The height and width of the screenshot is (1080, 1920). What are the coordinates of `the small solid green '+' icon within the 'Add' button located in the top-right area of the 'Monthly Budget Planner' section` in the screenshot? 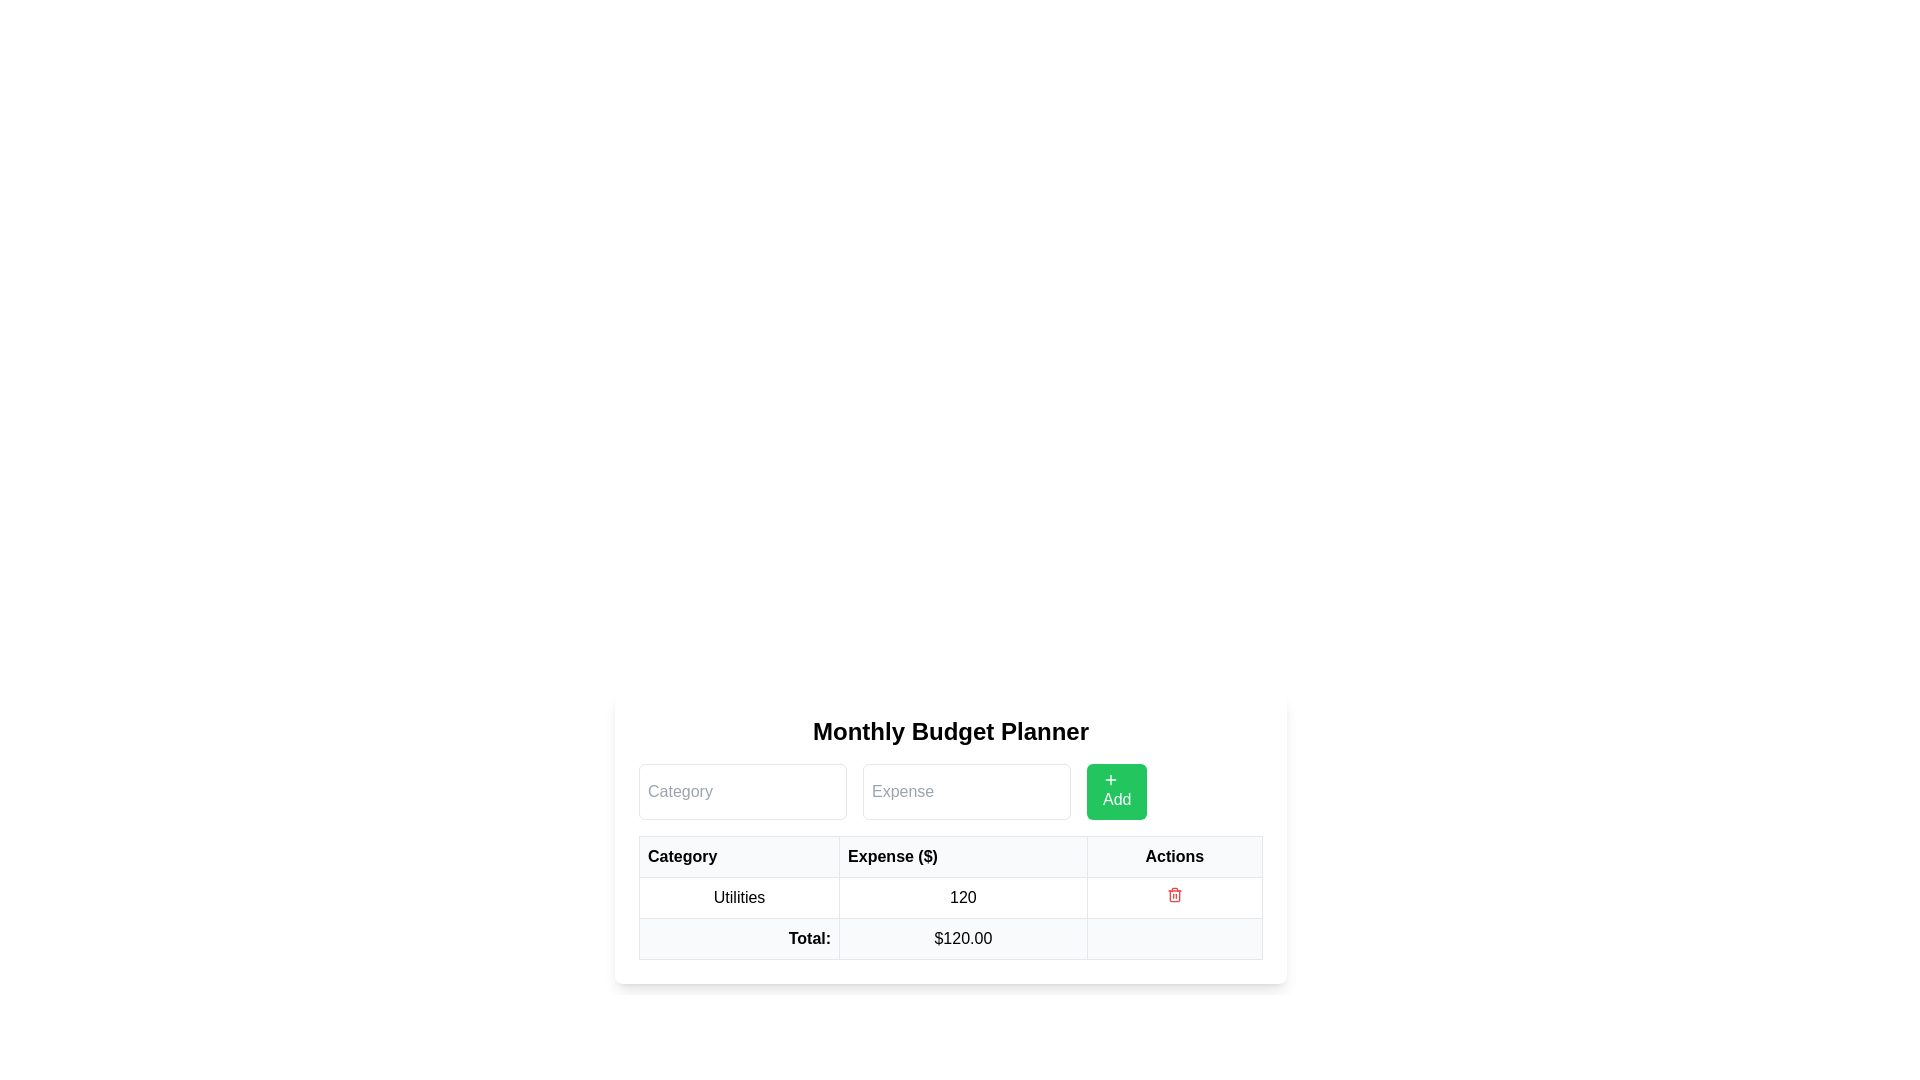 It's located at (1109, 778).